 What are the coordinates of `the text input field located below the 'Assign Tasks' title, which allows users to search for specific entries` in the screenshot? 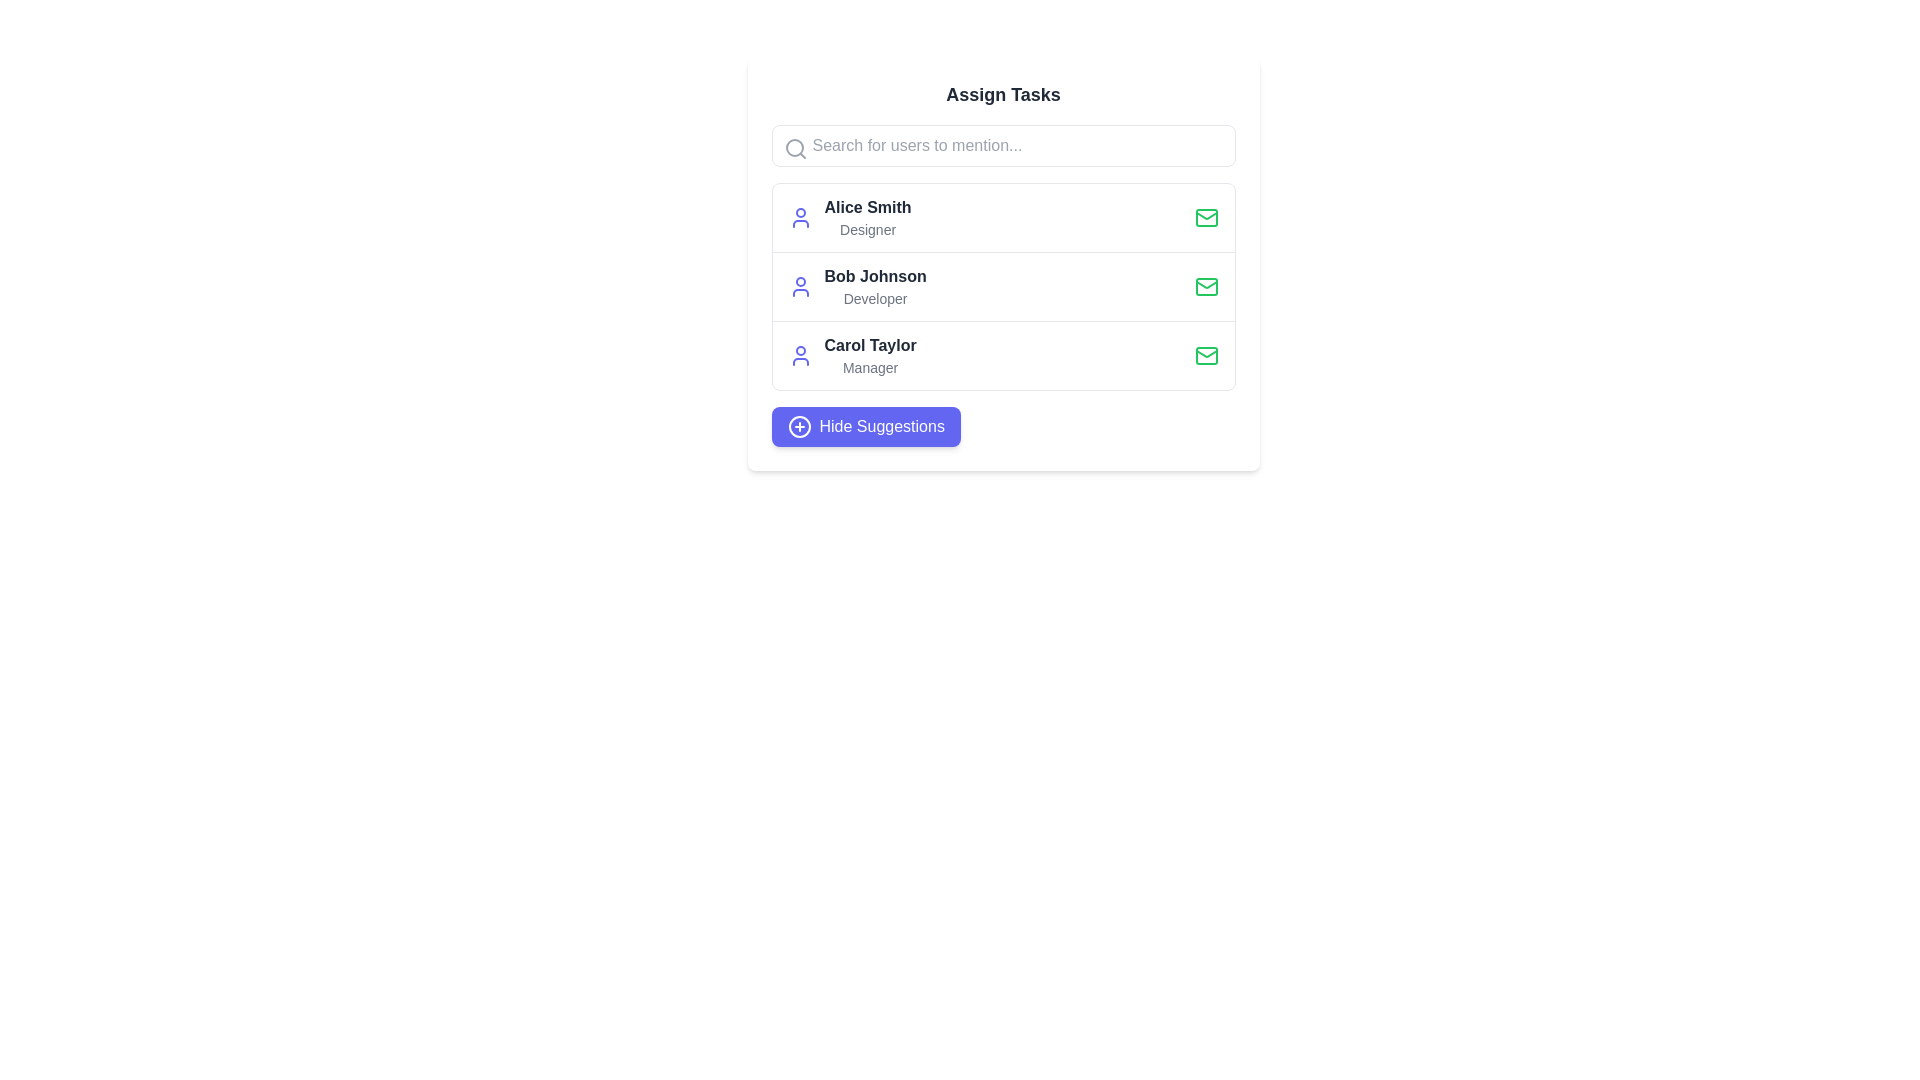 It's located at (1003, 145).